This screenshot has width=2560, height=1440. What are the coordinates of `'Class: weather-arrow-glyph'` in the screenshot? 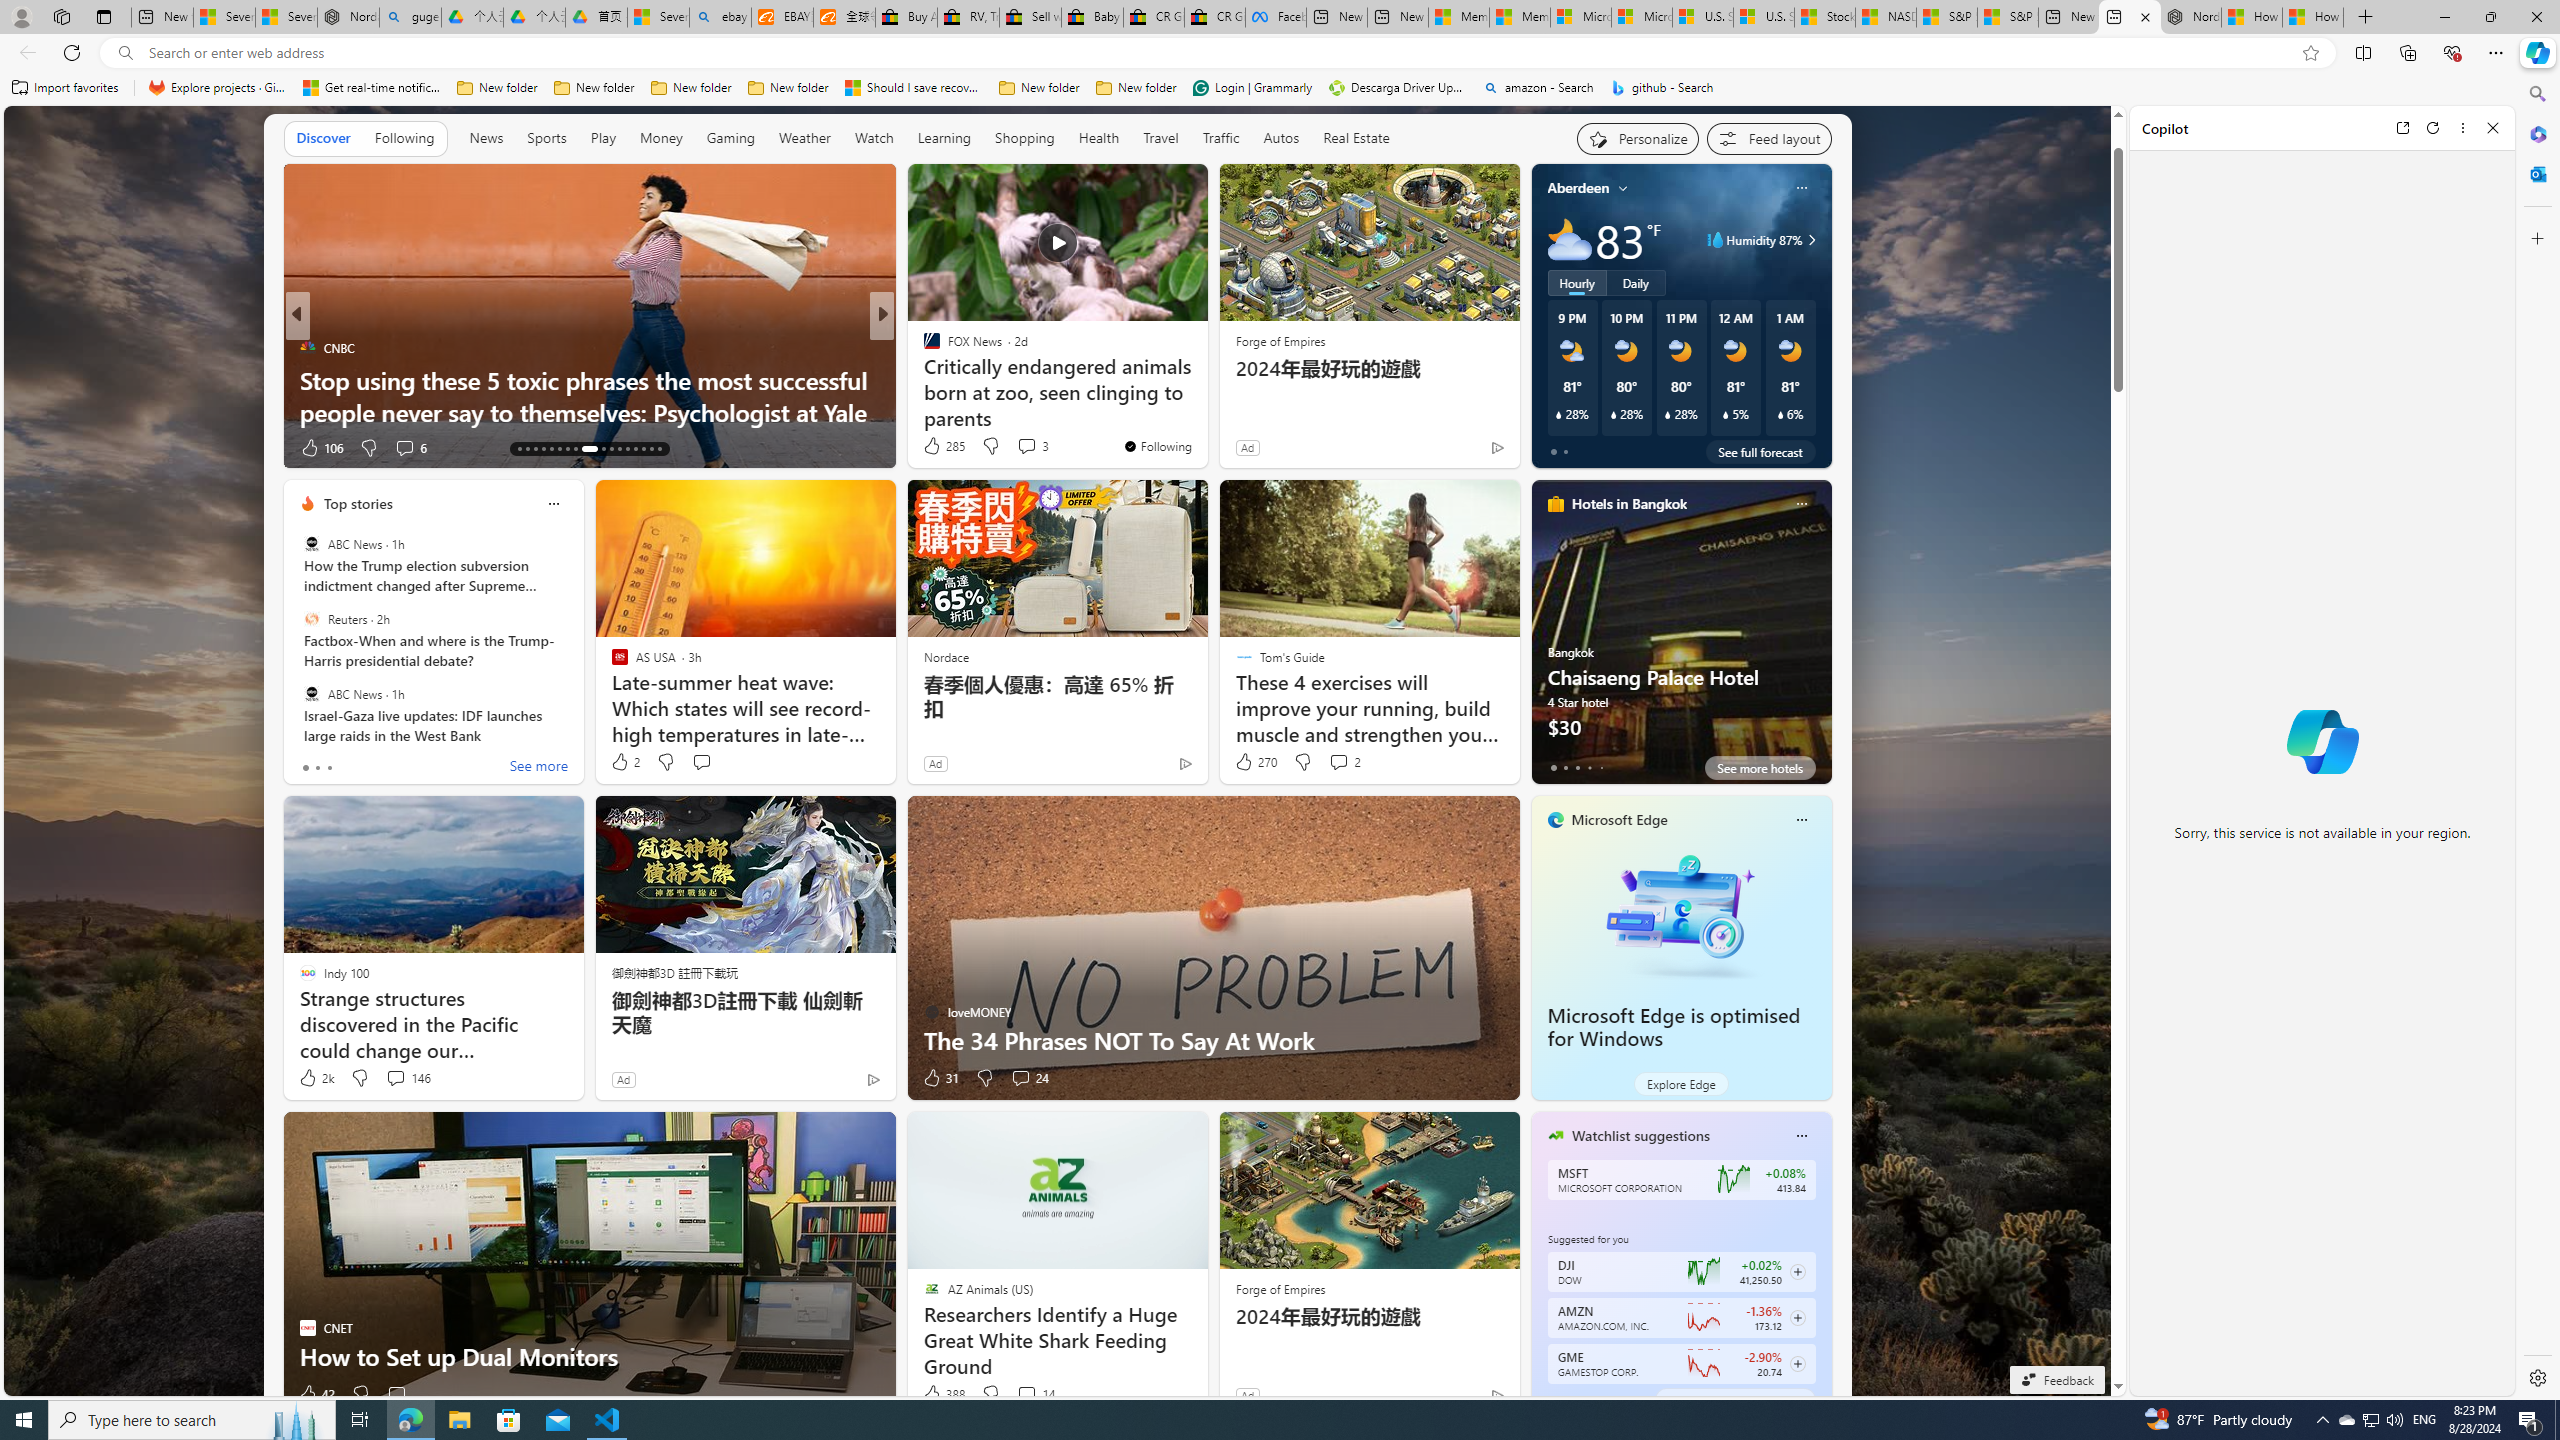 It's located at (1810, 238).